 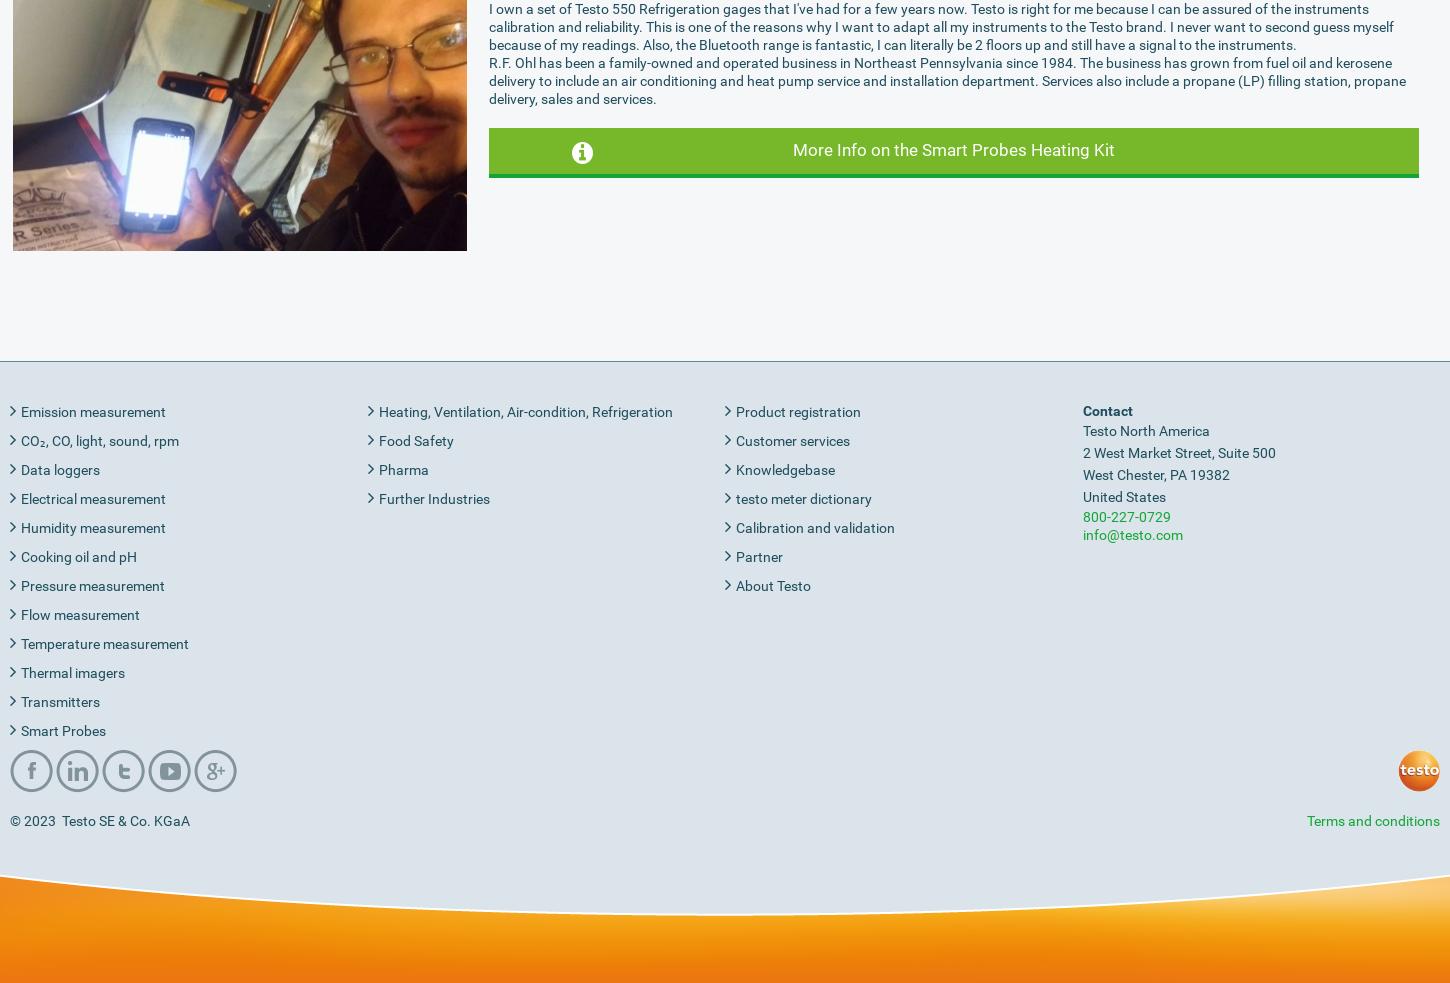 What do you see at coordinates (804, 497) in the screenshot?
I see `'testo meter dictionary'` at bounding box center [804, 497].